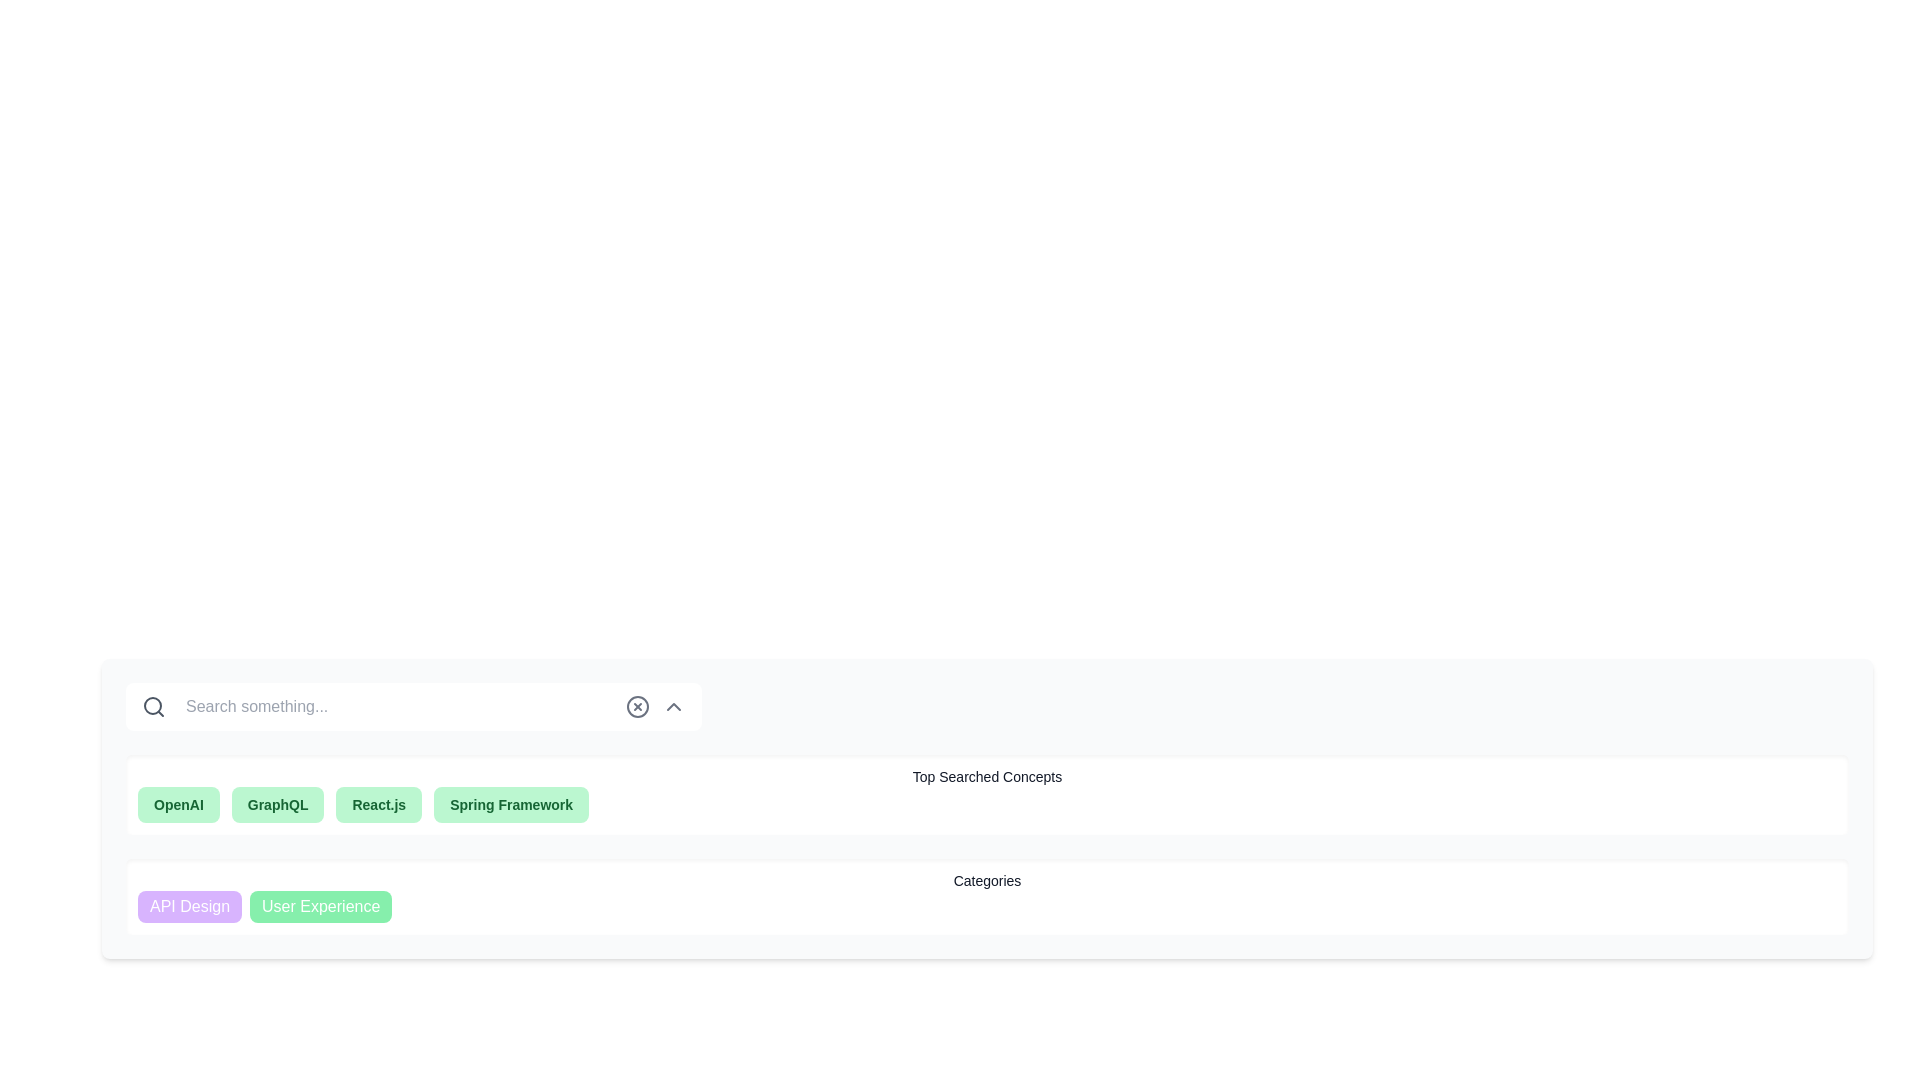  Describe the element at coordinates (379, 804) in the screenshot. I see `the 'React.js' button, which is the third button in a horizontal layout of four similar buttons used for filtering content related to React.js` at that location.